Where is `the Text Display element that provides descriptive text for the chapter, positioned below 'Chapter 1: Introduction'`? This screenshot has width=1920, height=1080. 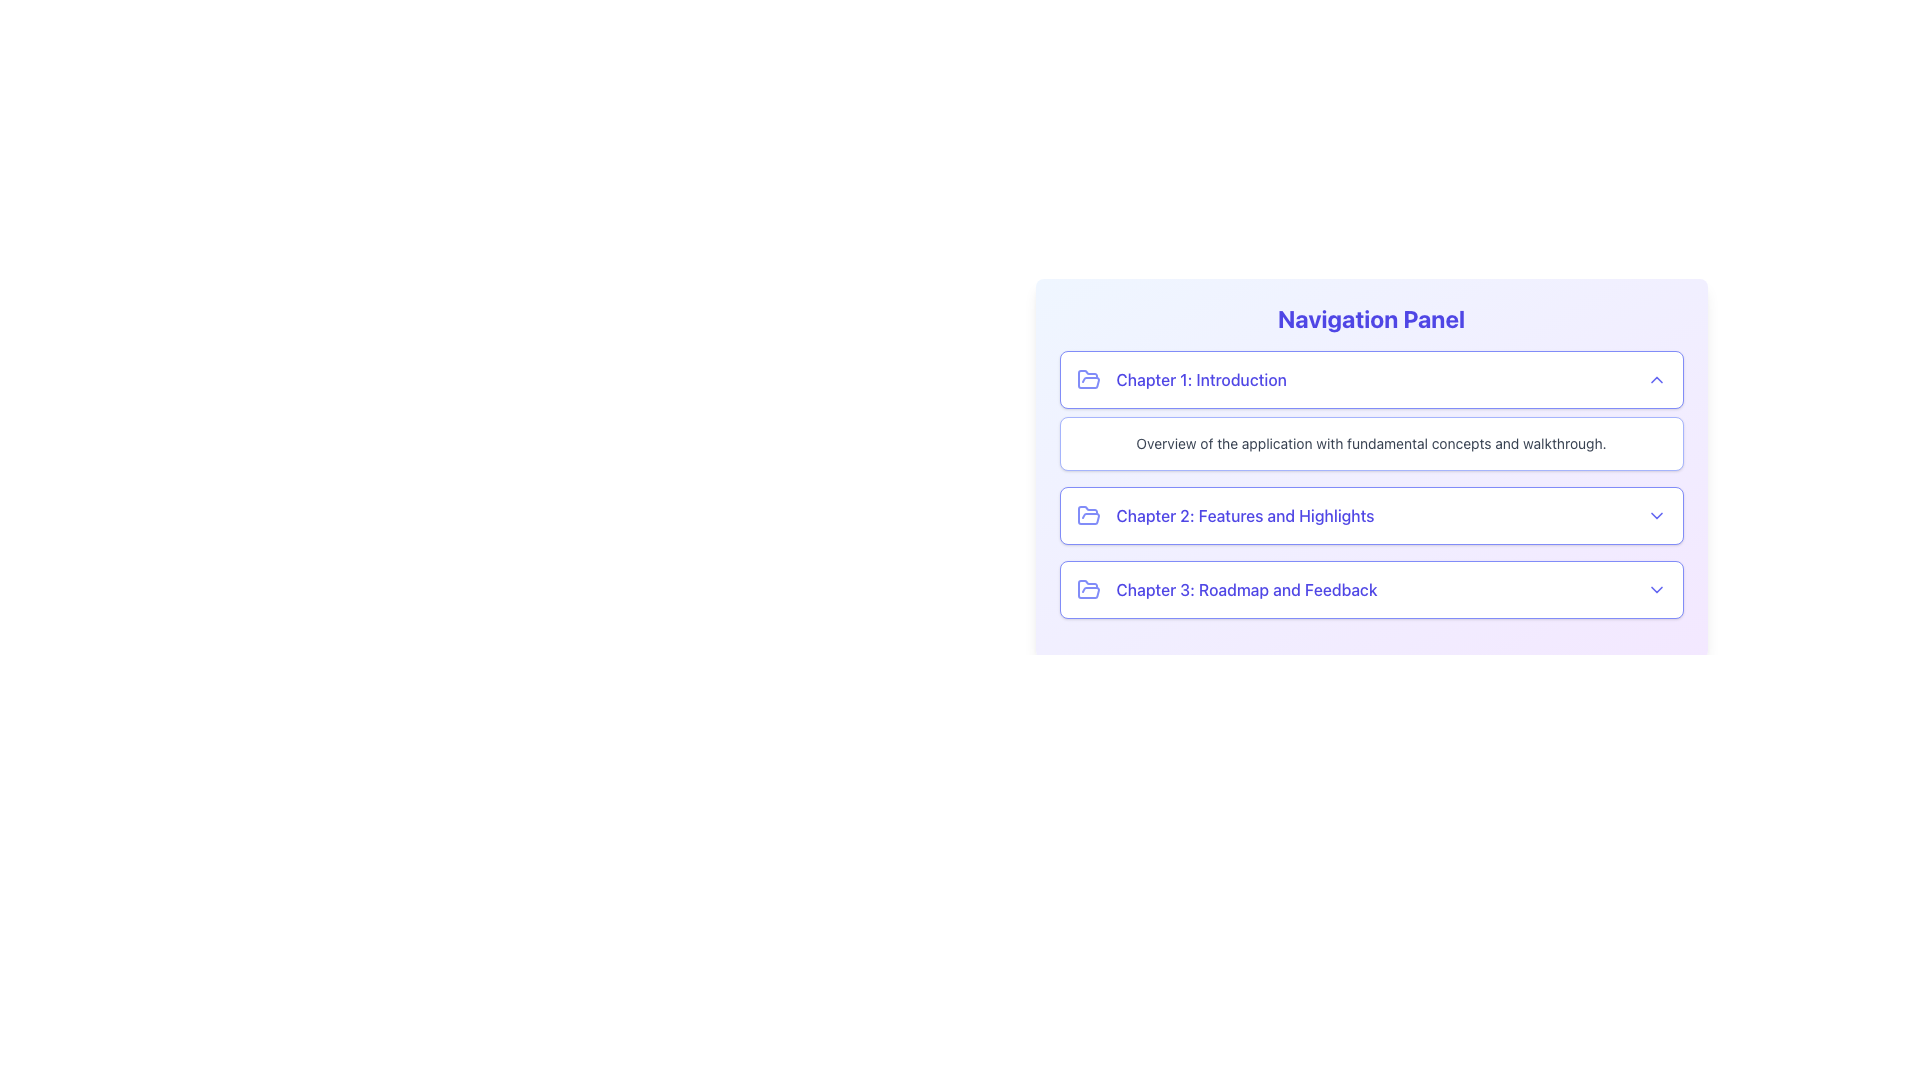
the Text Display element that provides descriptive text for the chapter, positioned below 'Chapter 1: Introduction' is located at coordinates (1370, 434).